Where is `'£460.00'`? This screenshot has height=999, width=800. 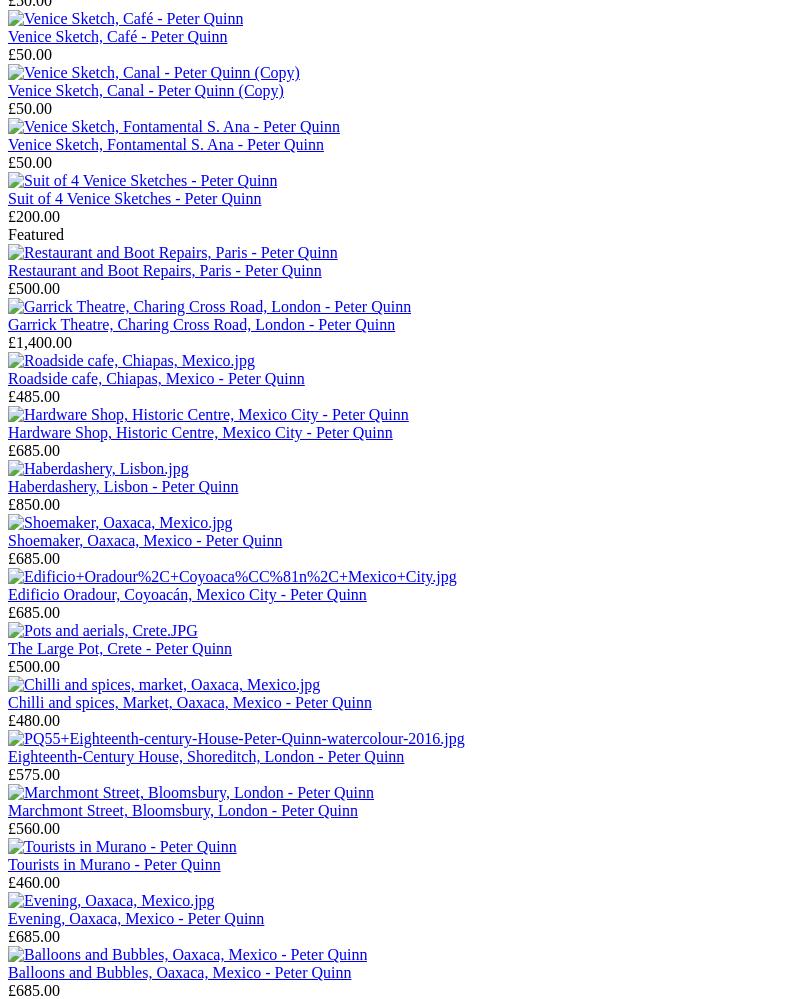 '£460.00' is located at coordinates (33, 881).